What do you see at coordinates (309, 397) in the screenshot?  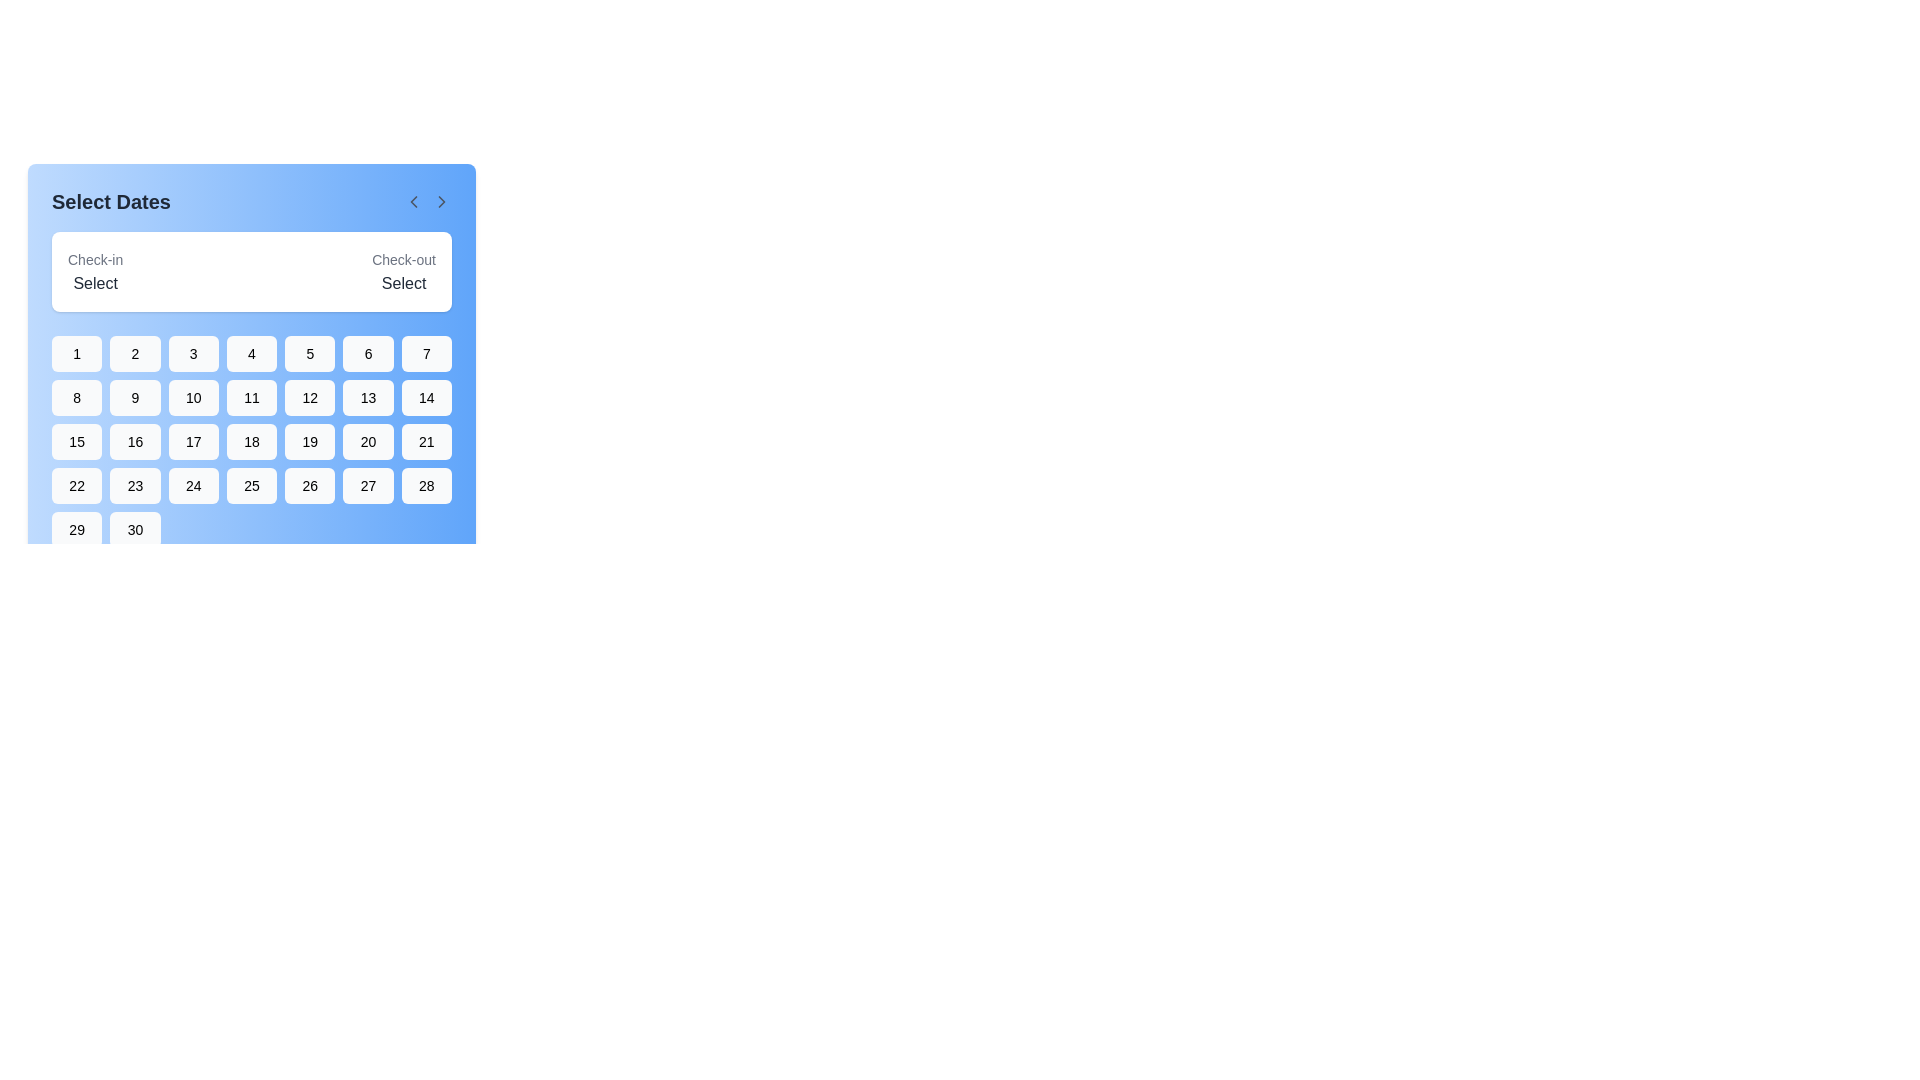 I see `the button representing the 12th day in the date picker` at bounding box center [309, 397].